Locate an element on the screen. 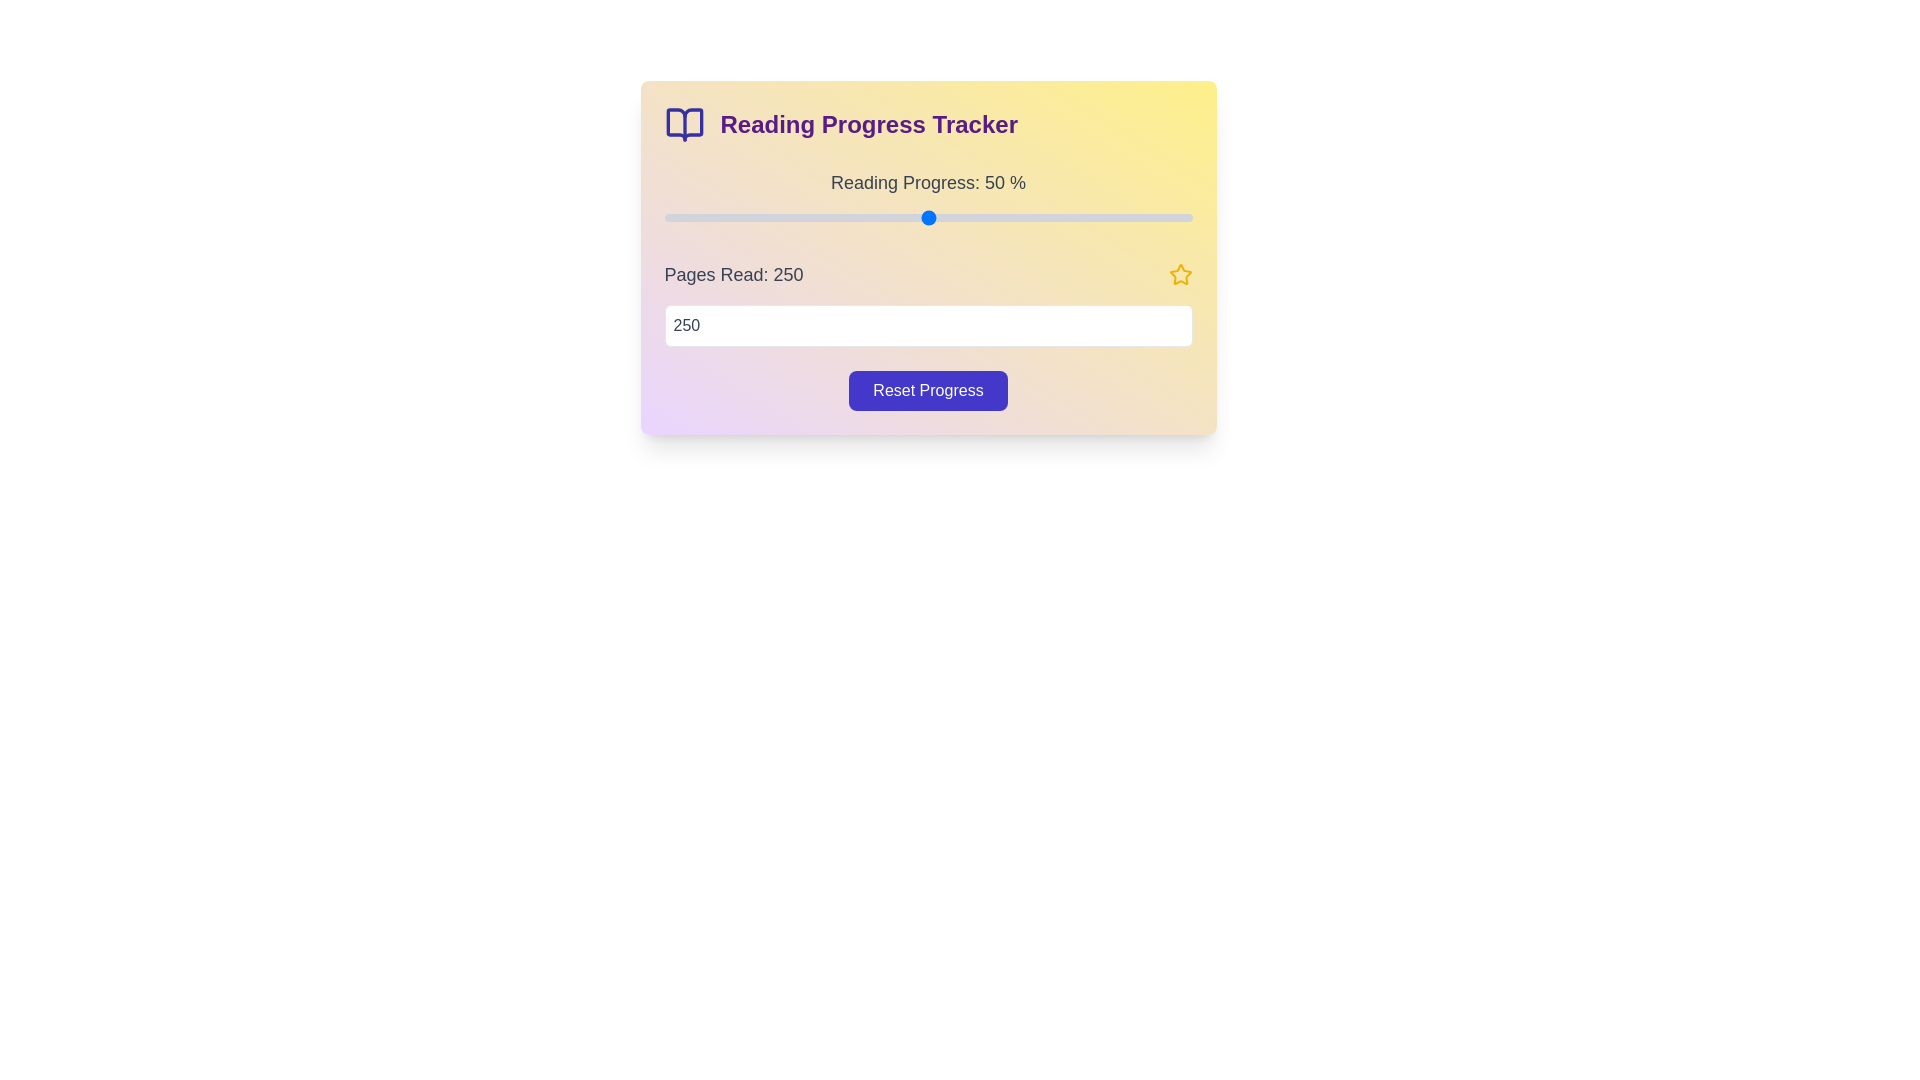 The width and height of the screenshot is (1920, 1080). the number of pages read to 303 using the input field is located at coordinates (927, 325).